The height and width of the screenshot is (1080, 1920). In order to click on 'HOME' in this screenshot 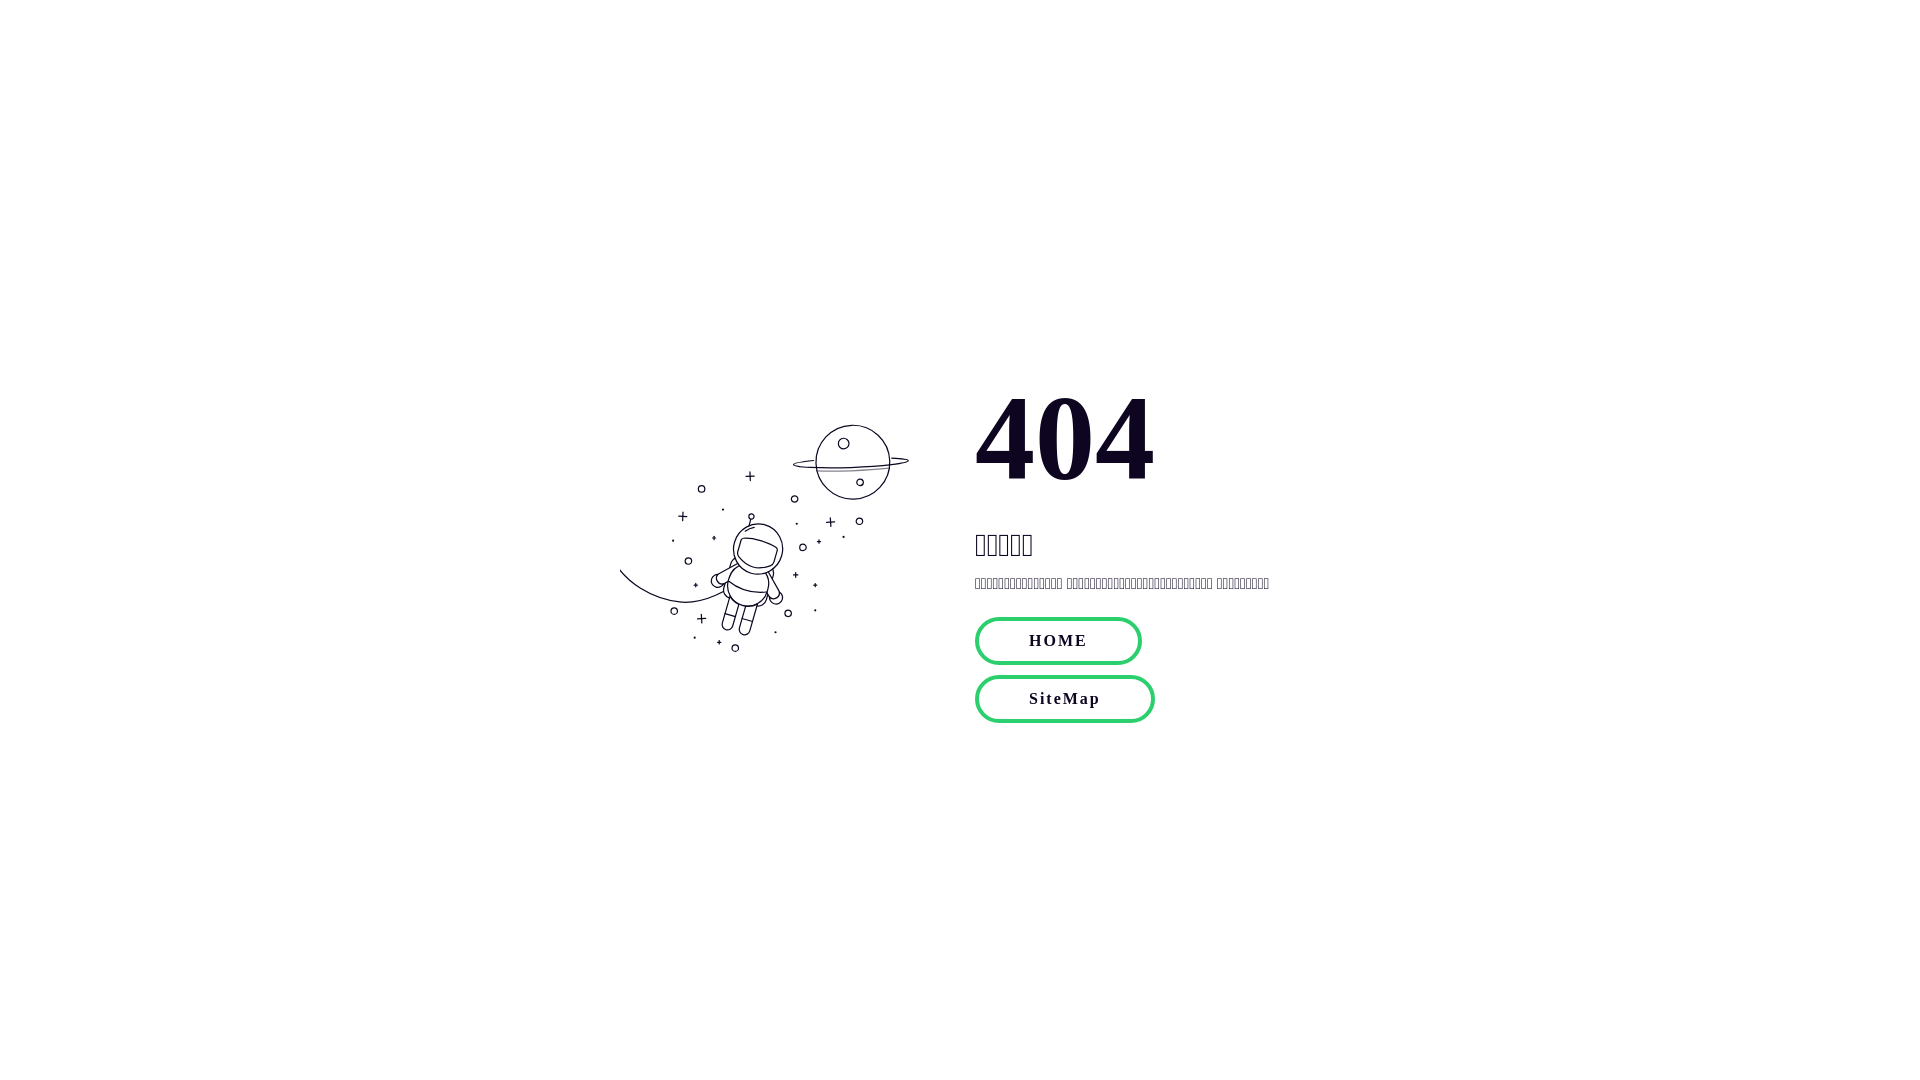, I will do `click(1057, 640)`.